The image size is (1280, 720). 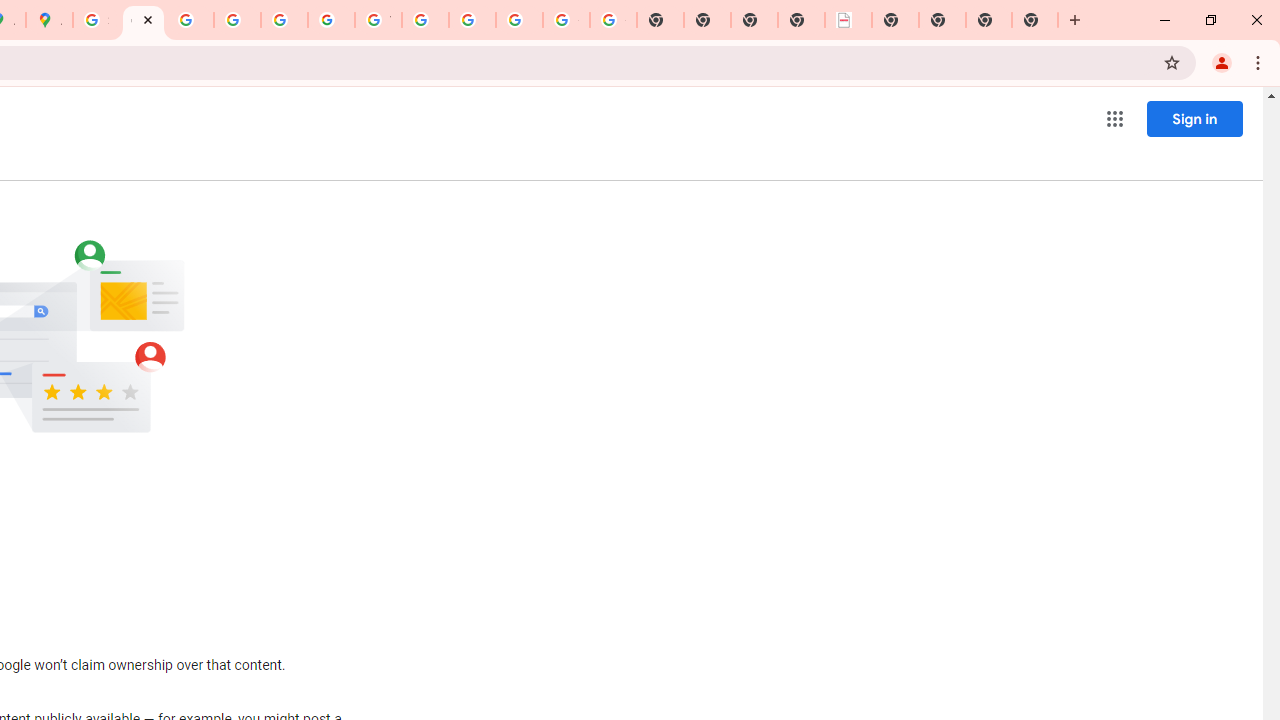 I want to click on 'Privacy Help Center - Policies Help', so click(x=190, y=20).